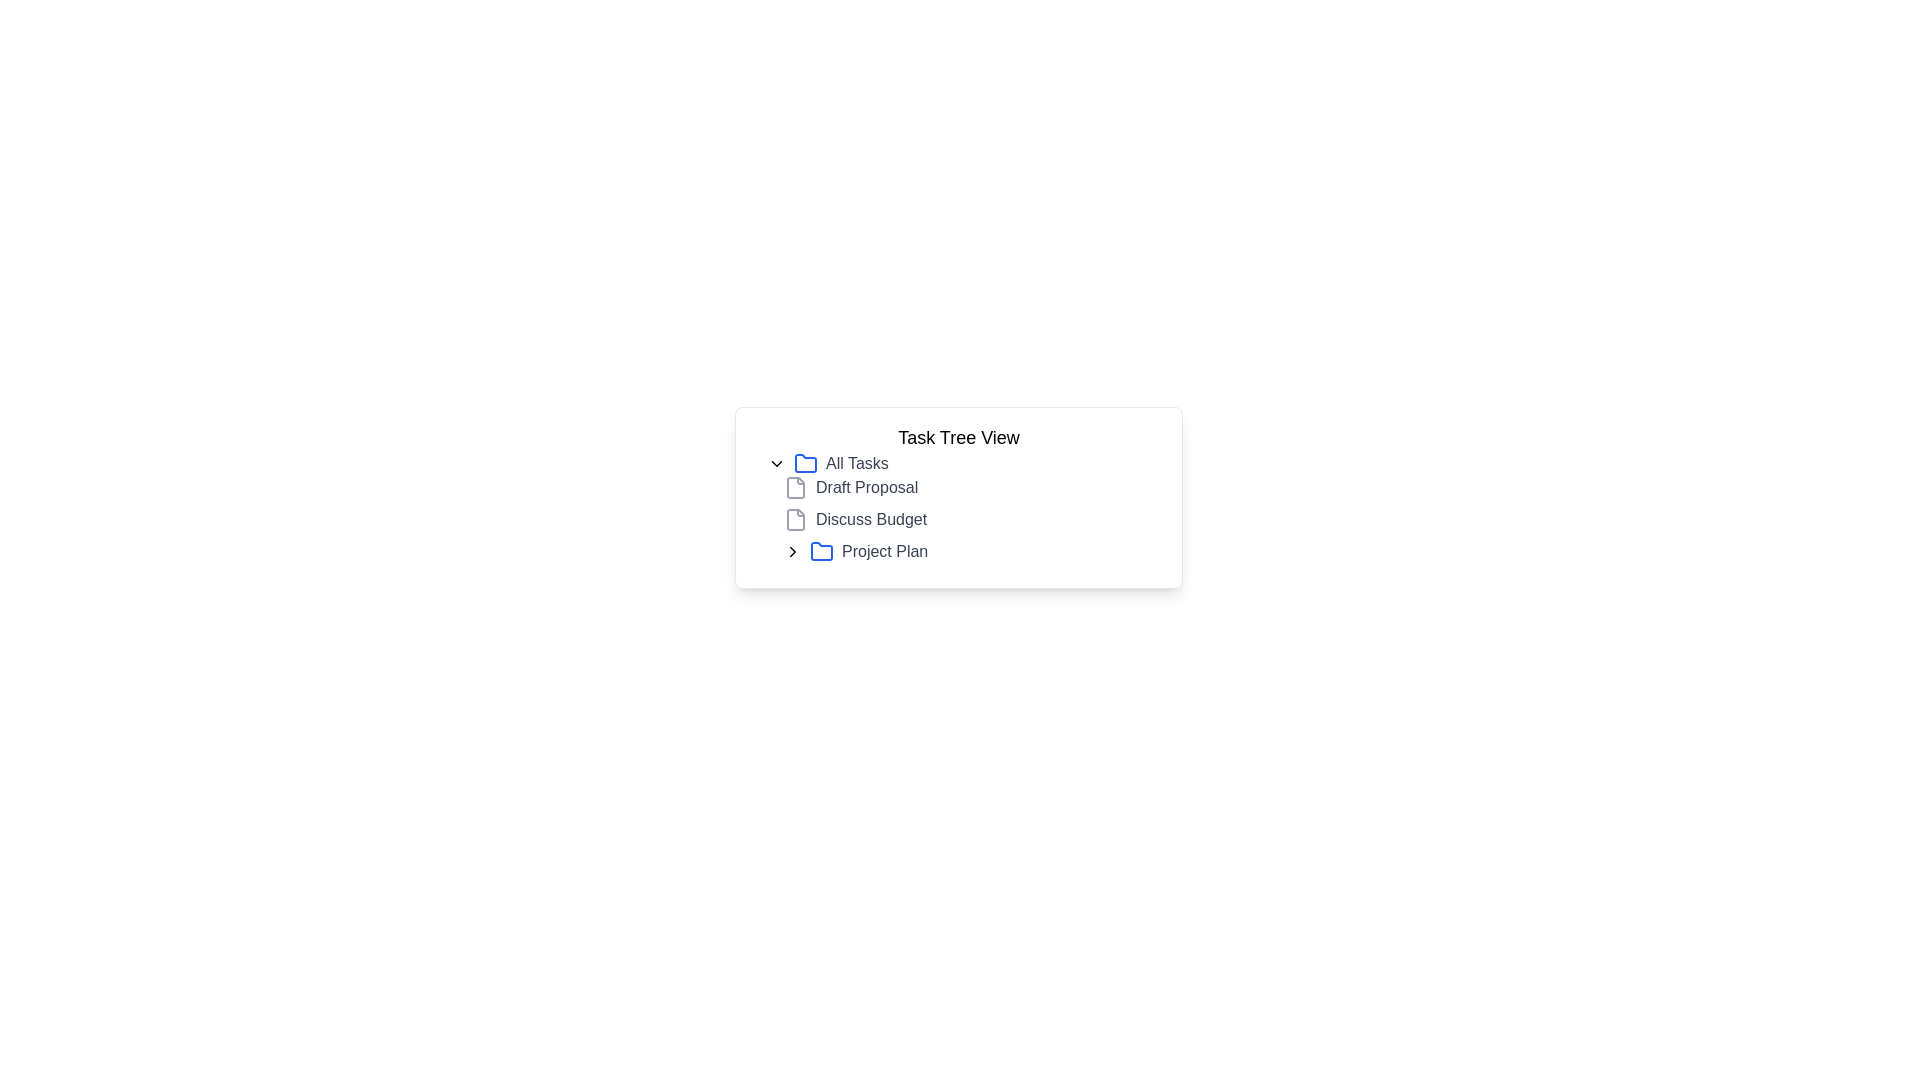  I want to click on the minimalist gray document icon positioned to the left of the 'Draft Proposal' text, so click(795, 488).